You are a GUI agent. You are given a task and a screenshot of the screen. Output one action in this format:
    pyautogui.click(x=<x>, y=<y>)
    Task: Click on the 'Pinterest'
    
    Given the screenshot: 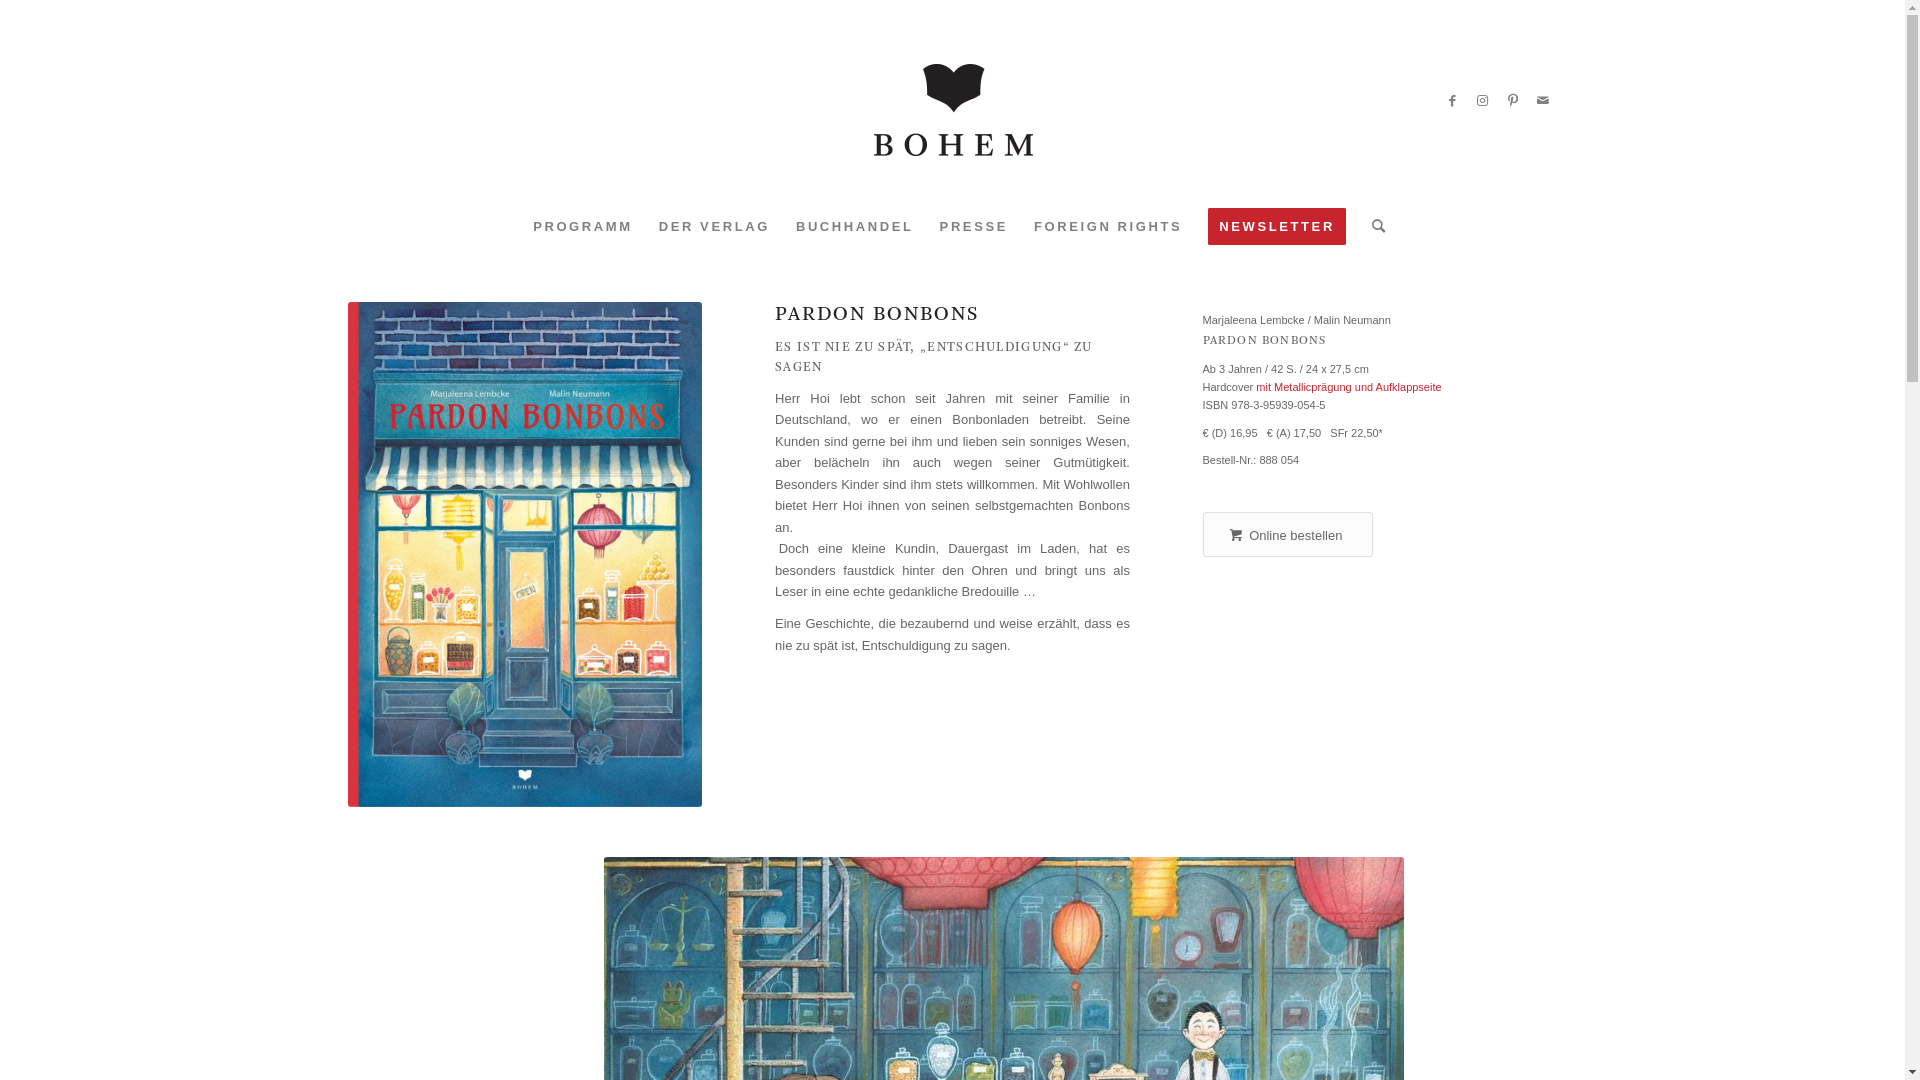 What is the action you would take?
    pyautogui.click(x=1512, y=100)
    